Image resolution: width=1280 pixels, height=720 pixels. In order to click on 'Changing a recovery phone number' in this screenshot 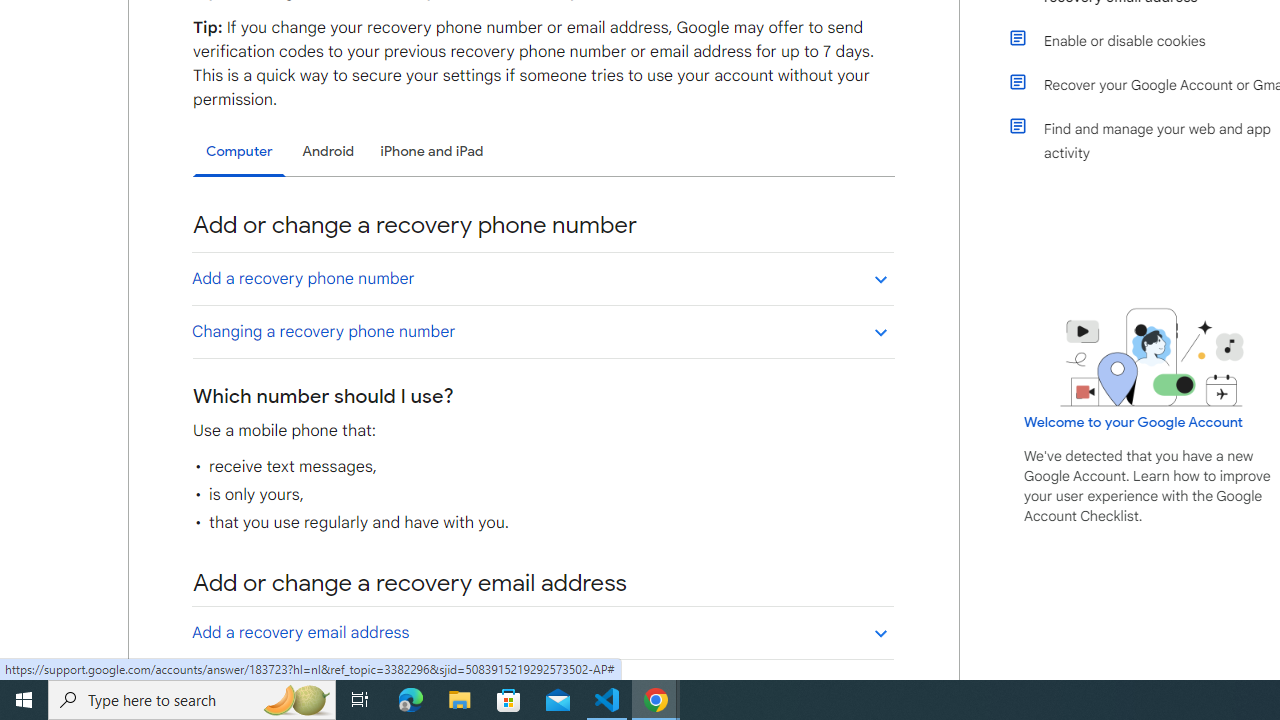, I will do `click(542, 330)`.